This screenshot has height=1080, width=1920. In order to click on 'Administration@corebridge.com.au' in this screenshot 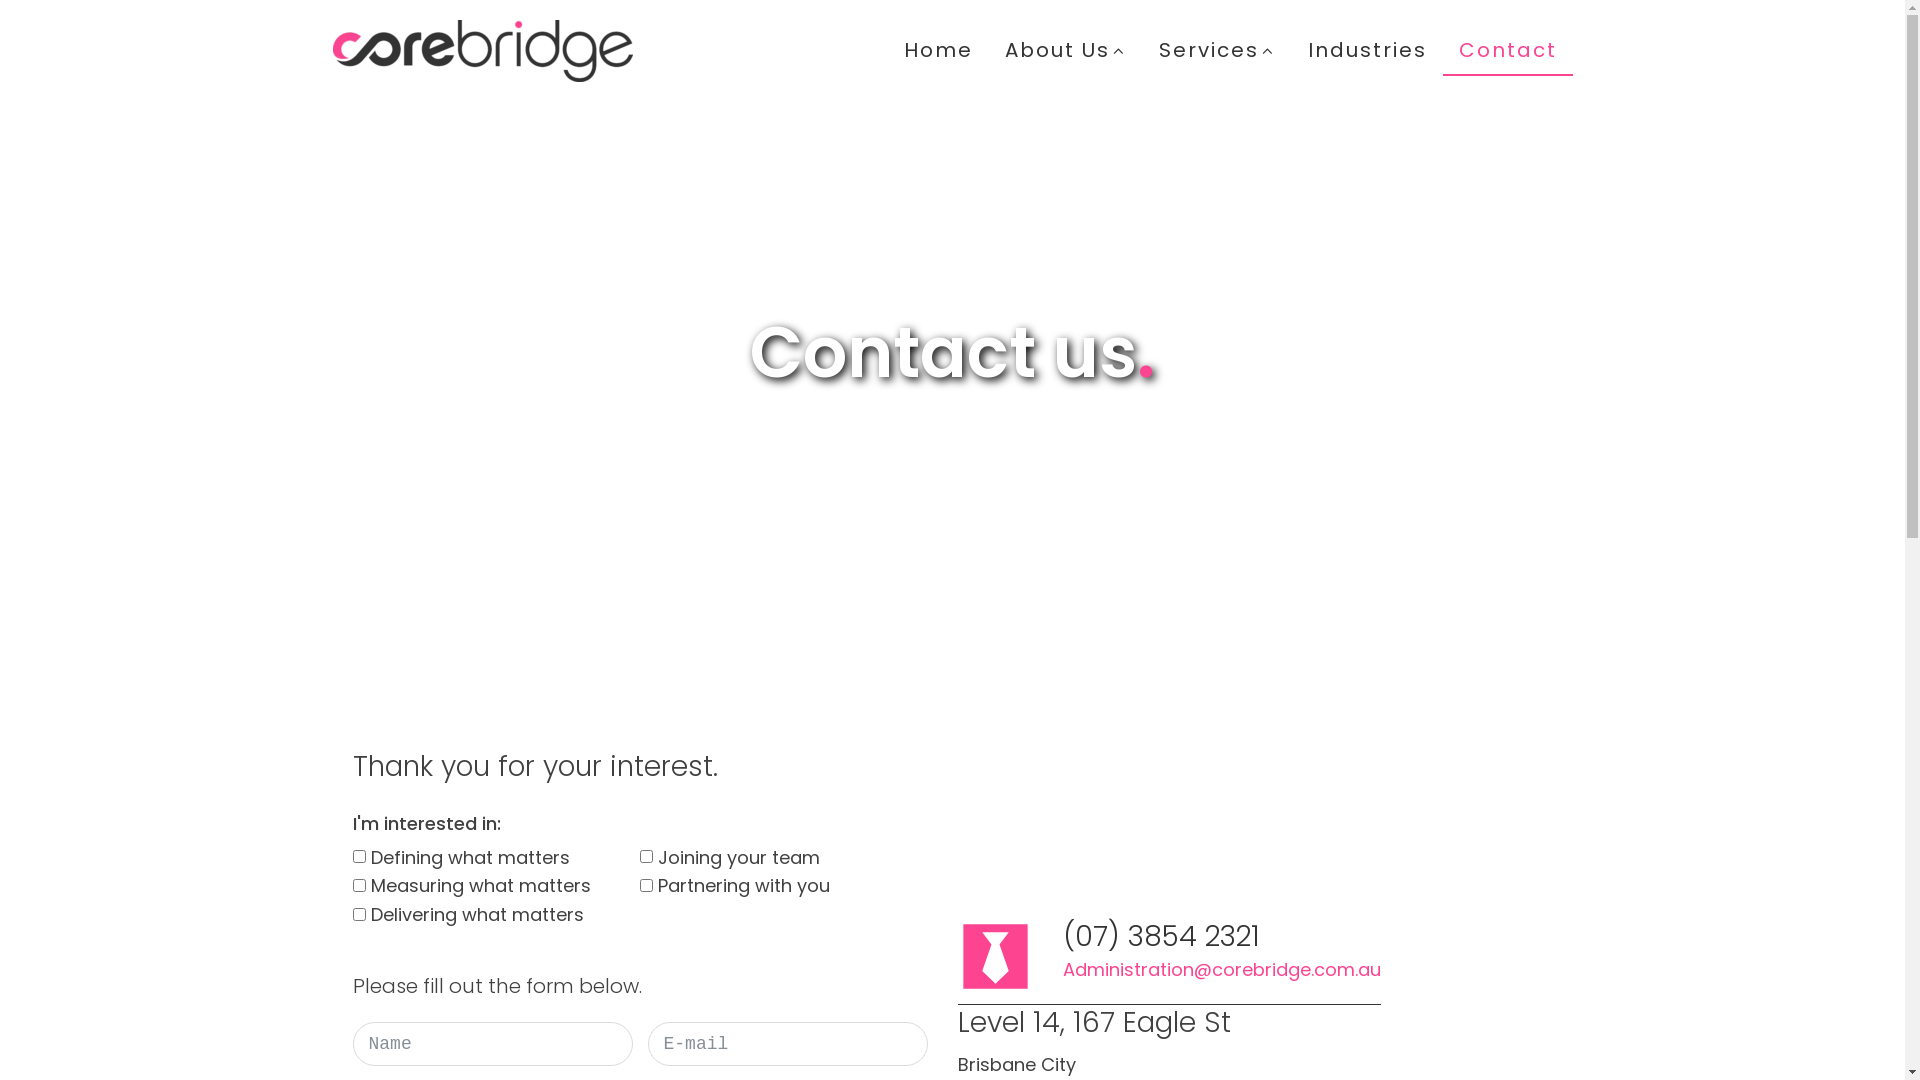, I will do `click(1219, 969)`.